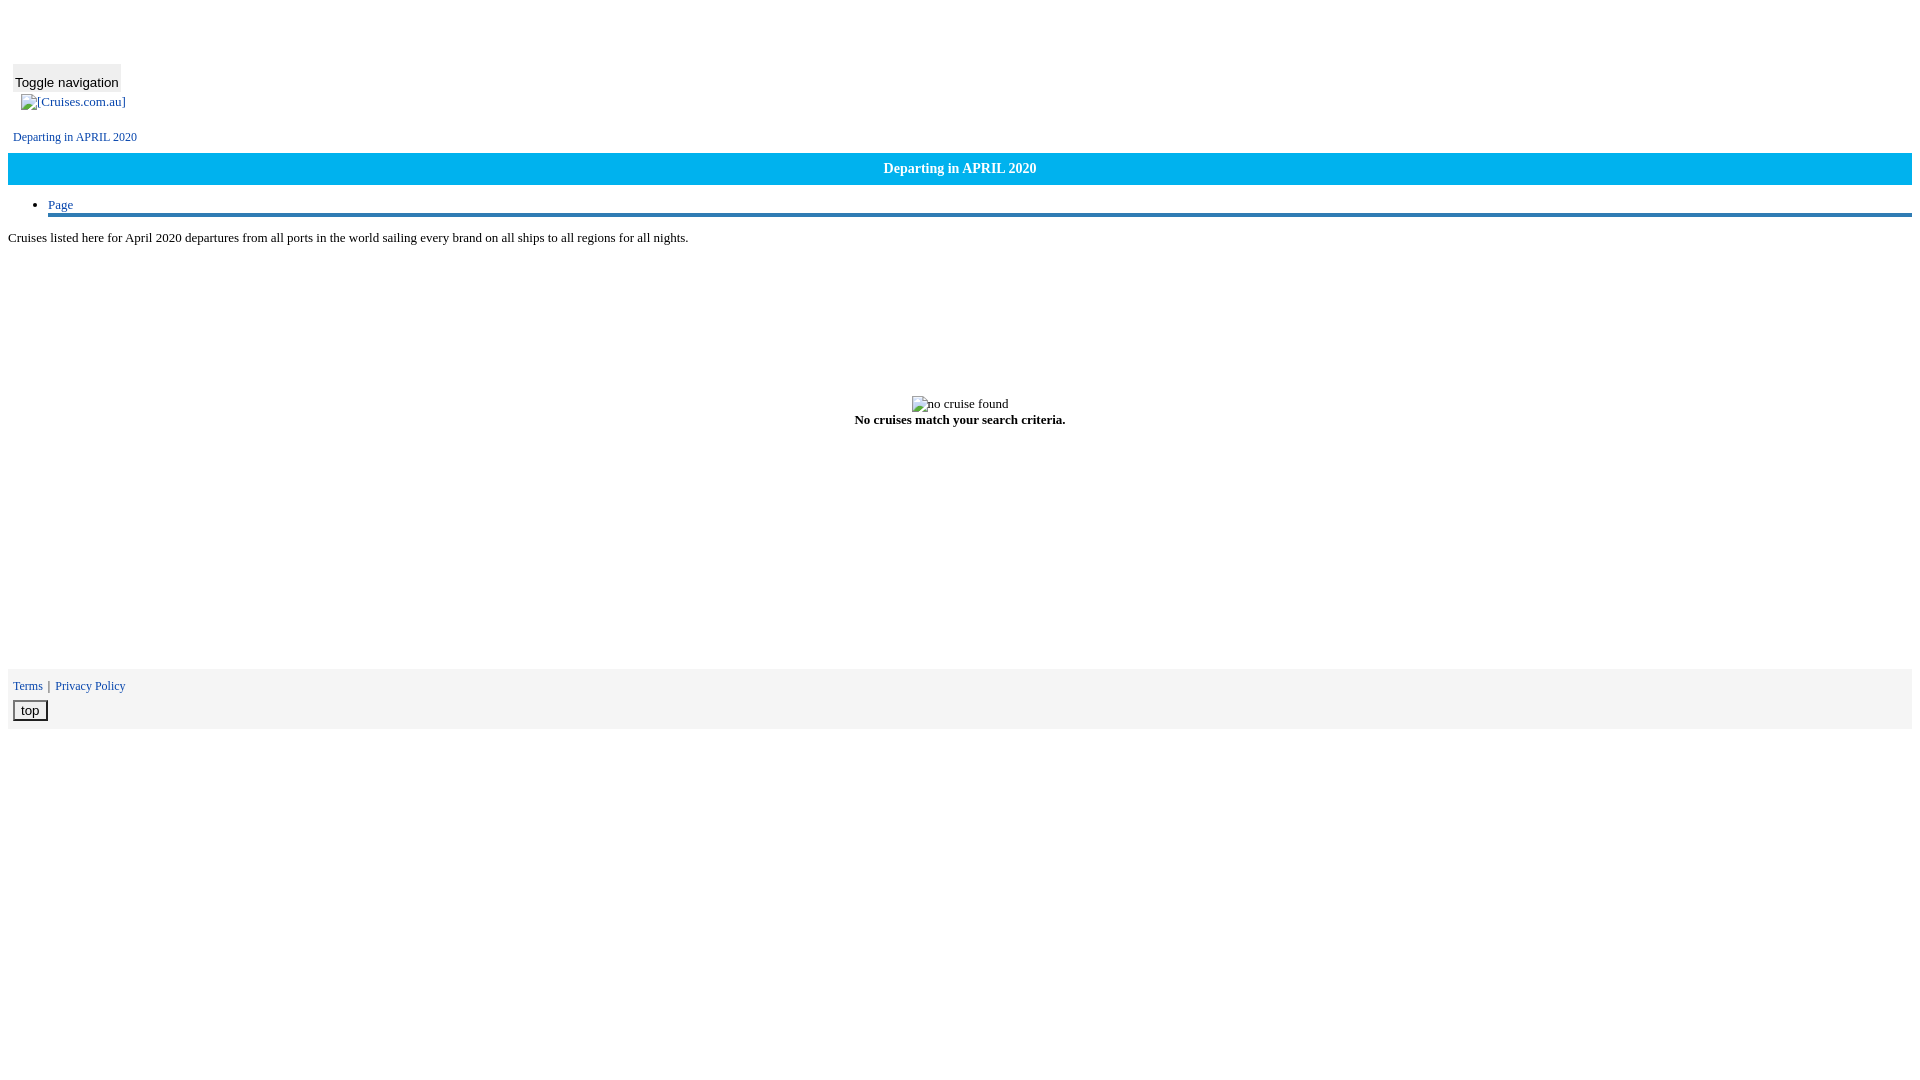 This screenshot has width=1920, height=1080. I want to click on 'Terms', so click(13, 685).